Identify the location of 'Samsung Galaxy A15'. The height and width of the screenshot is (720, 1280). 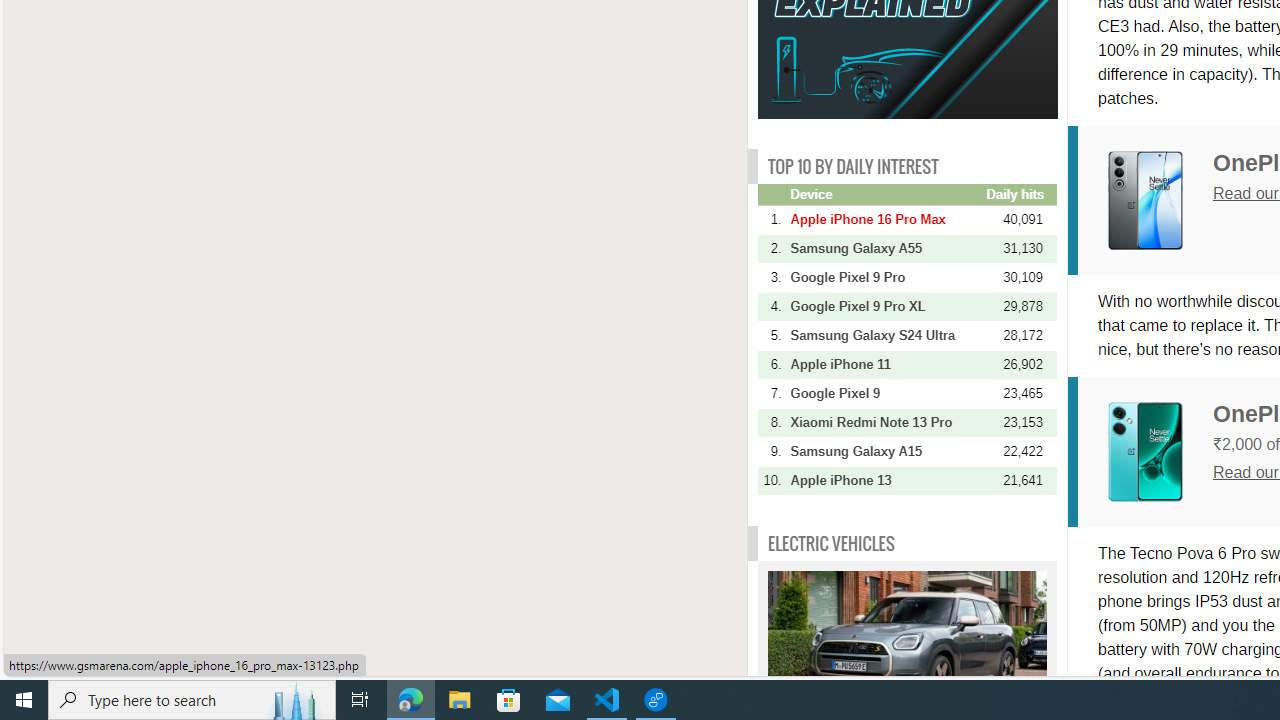
(885, 451).